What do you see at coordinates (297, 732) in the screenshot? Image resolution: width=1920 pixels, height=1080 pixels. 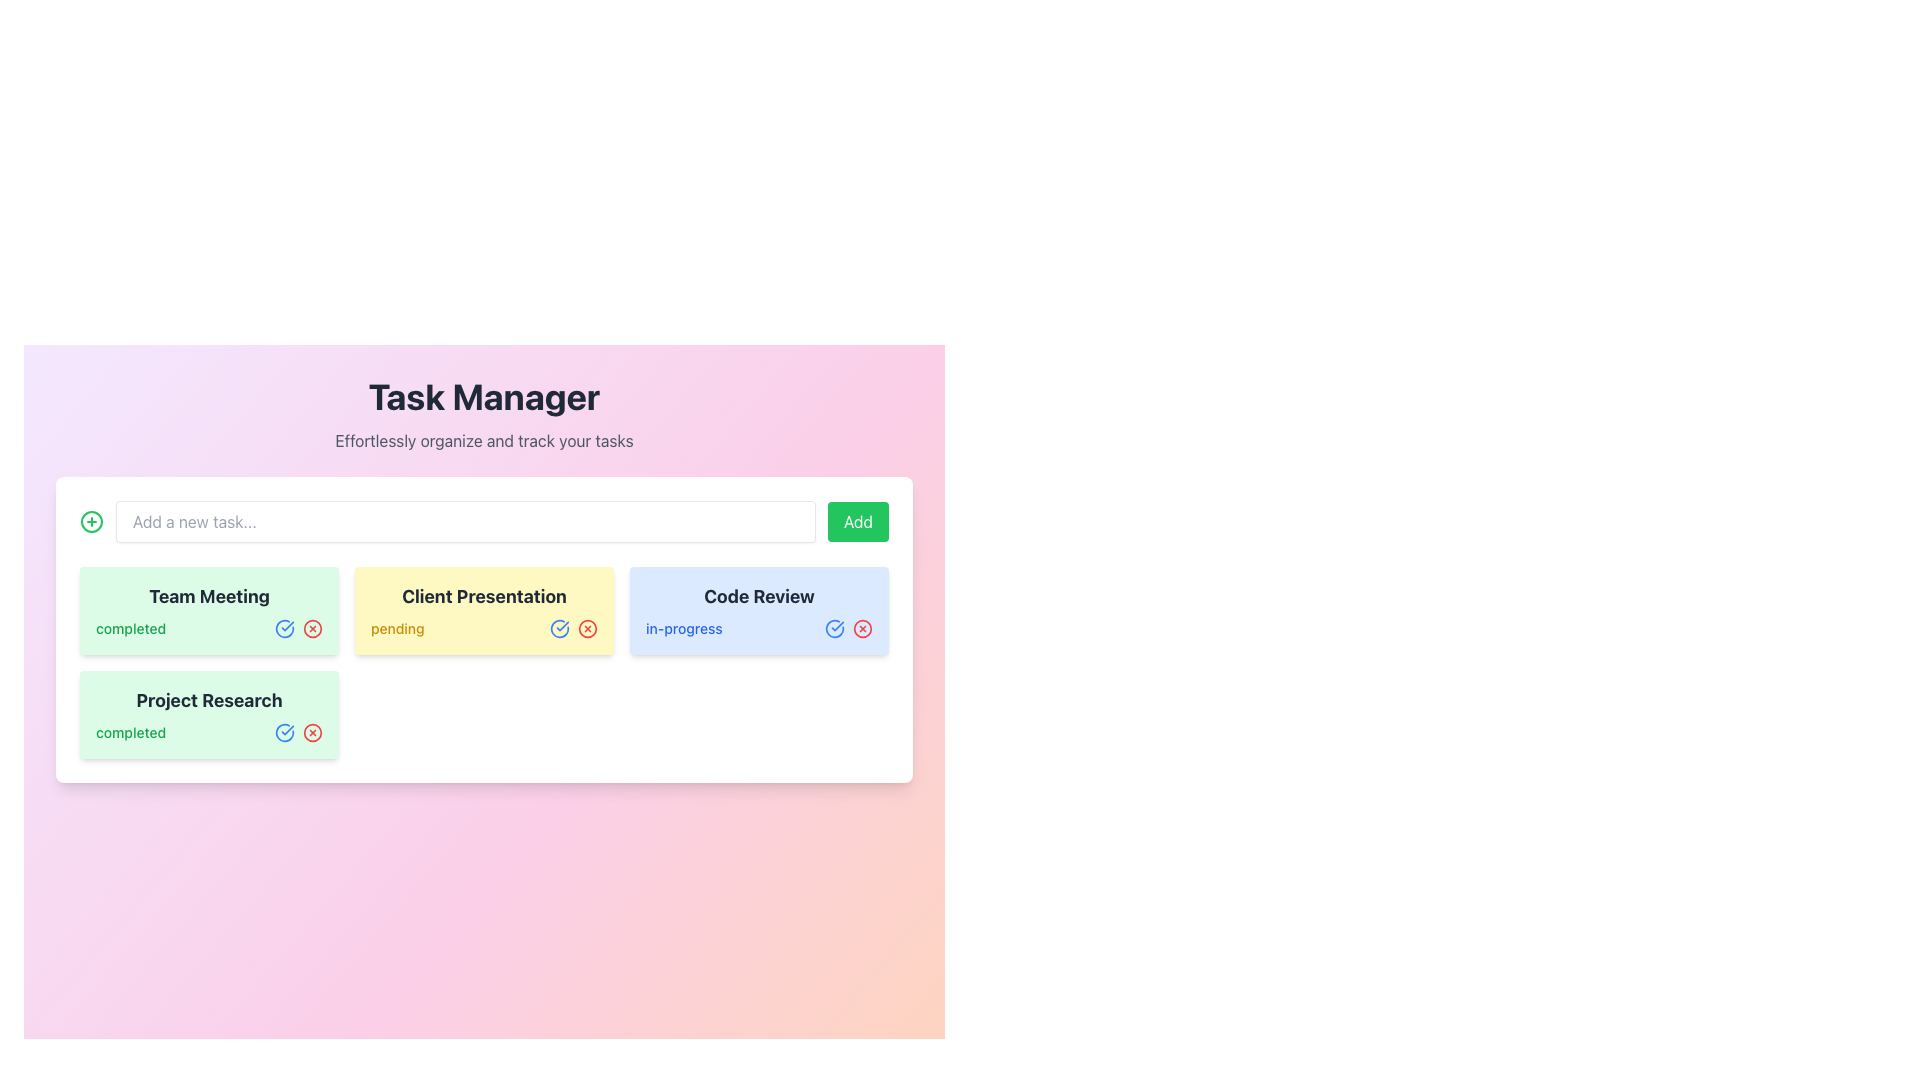 I see `the blue check mark icon located in the bottom right corner of the 'Project Research' task card to confirm the task completion` at bounding box center [297, 732].